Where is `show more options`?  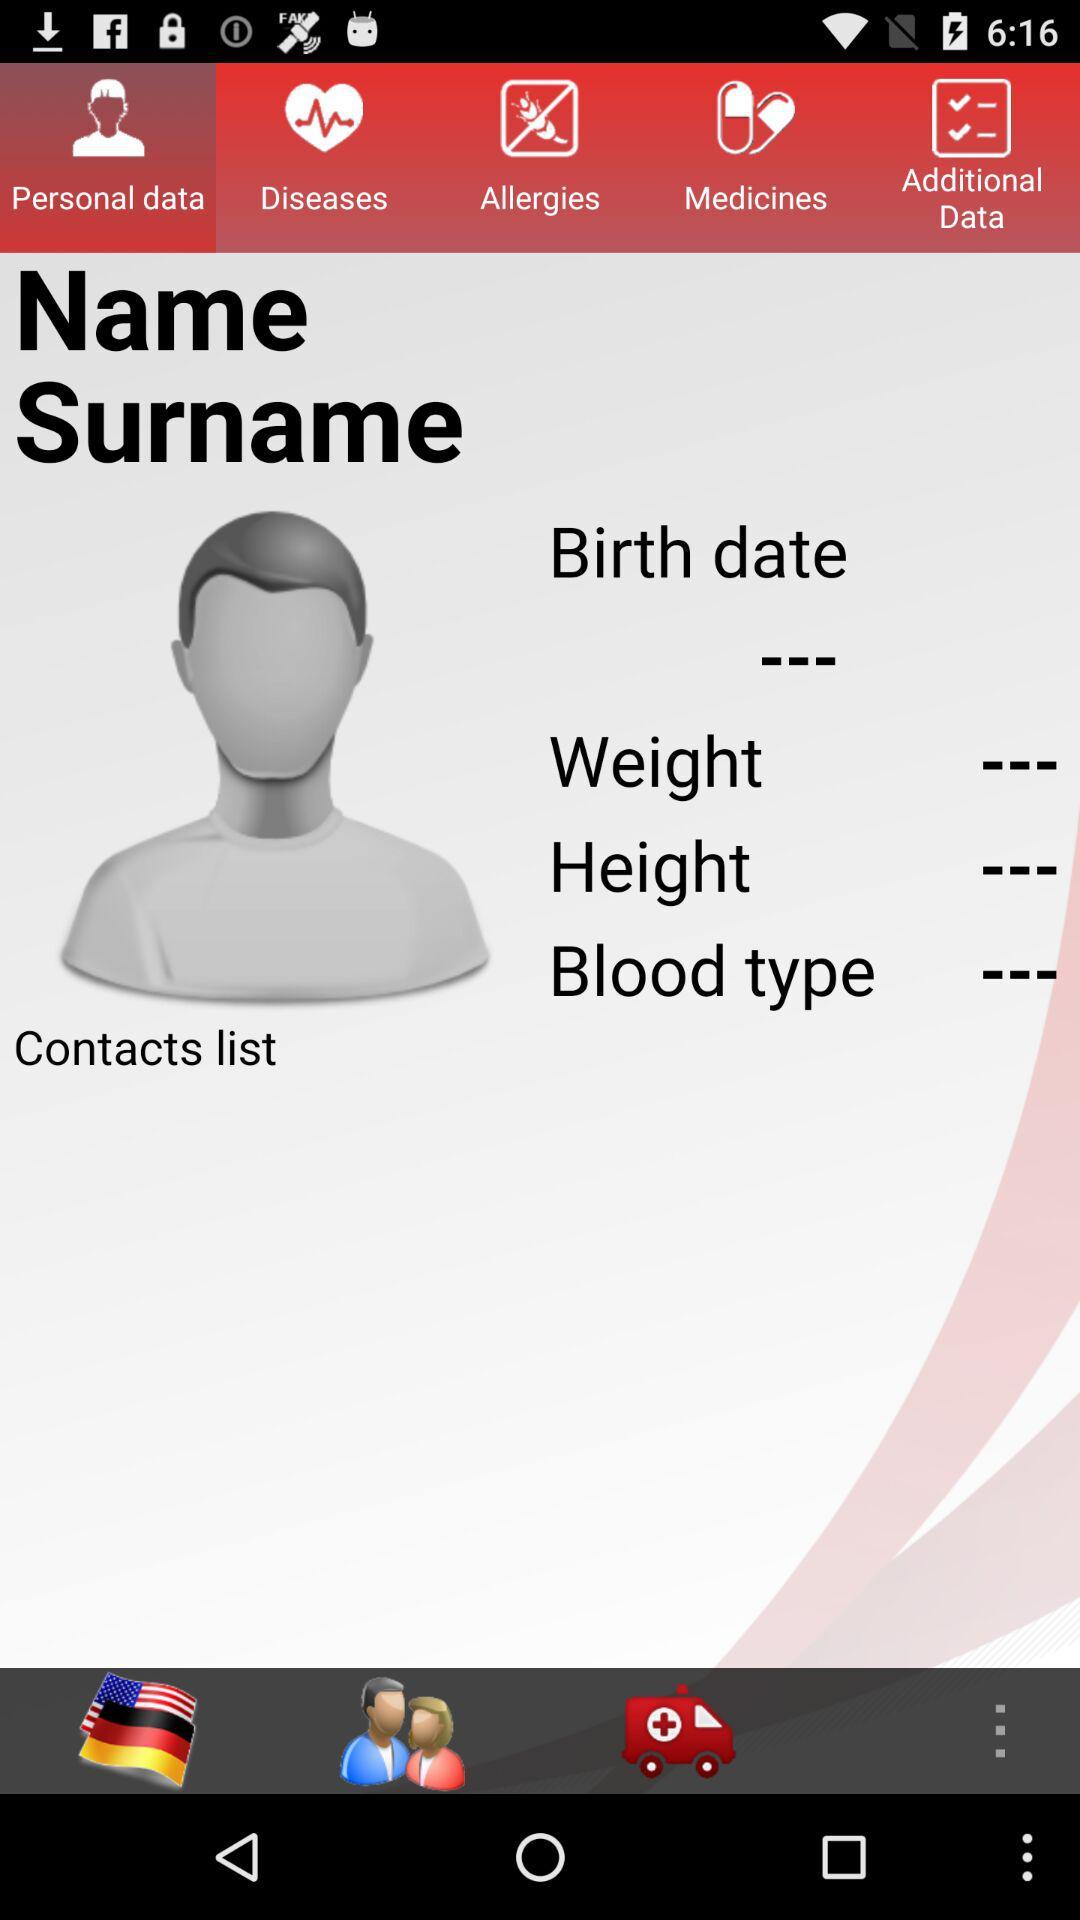
show more options is located at coordinates (941, 1730).